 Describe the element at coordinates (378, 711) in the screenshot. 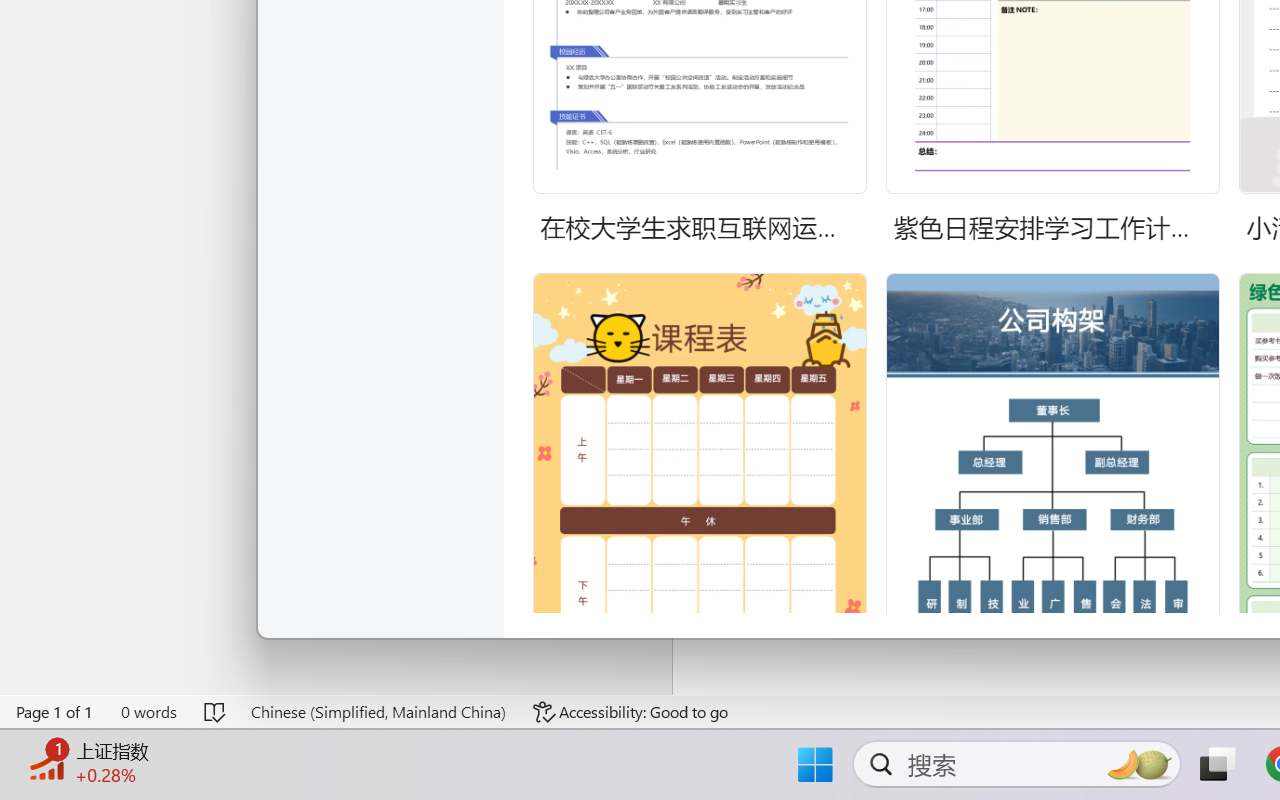

I see `'Language Chinese (Simplified, Mainland China)'` at that location.